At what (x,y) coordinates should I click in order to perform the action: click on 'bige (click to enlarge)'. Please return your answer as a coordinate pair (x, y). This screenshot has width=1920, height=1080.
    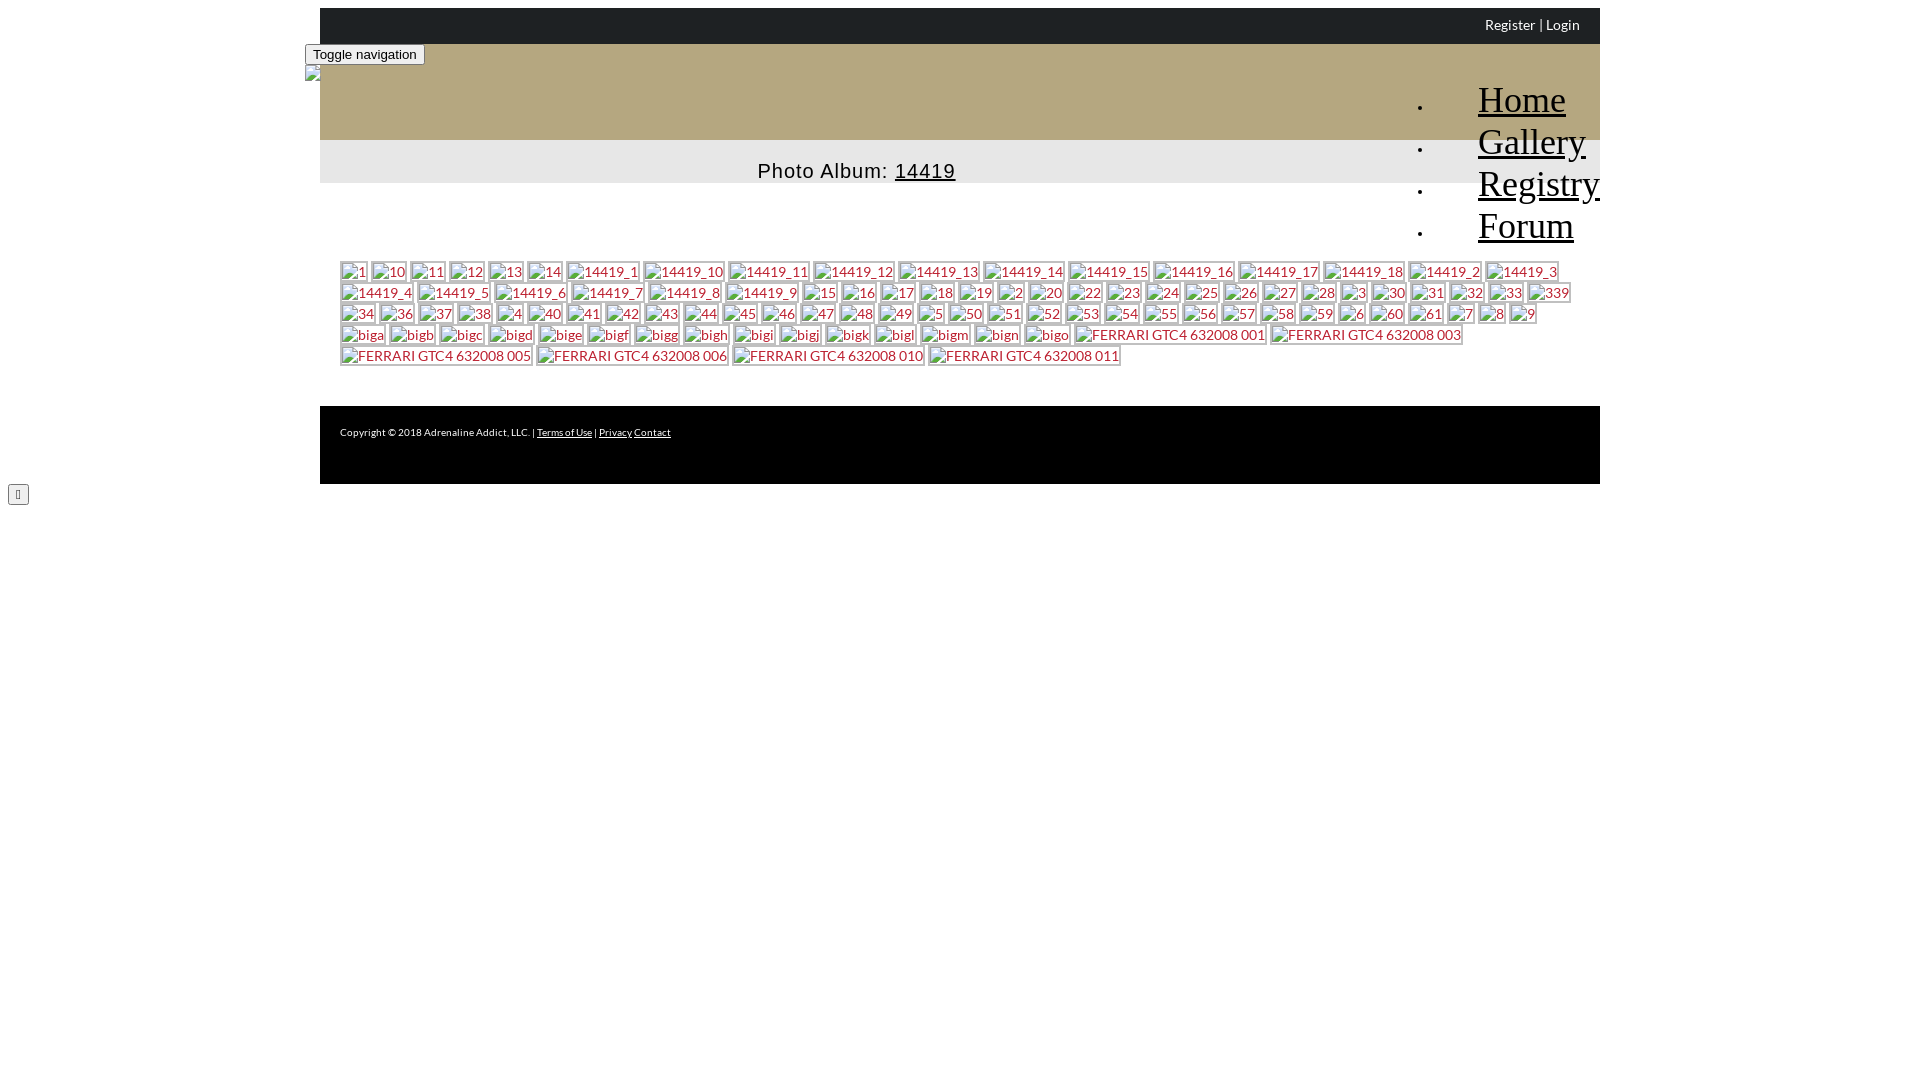
    Looking at the image, I should click on (560, 333).